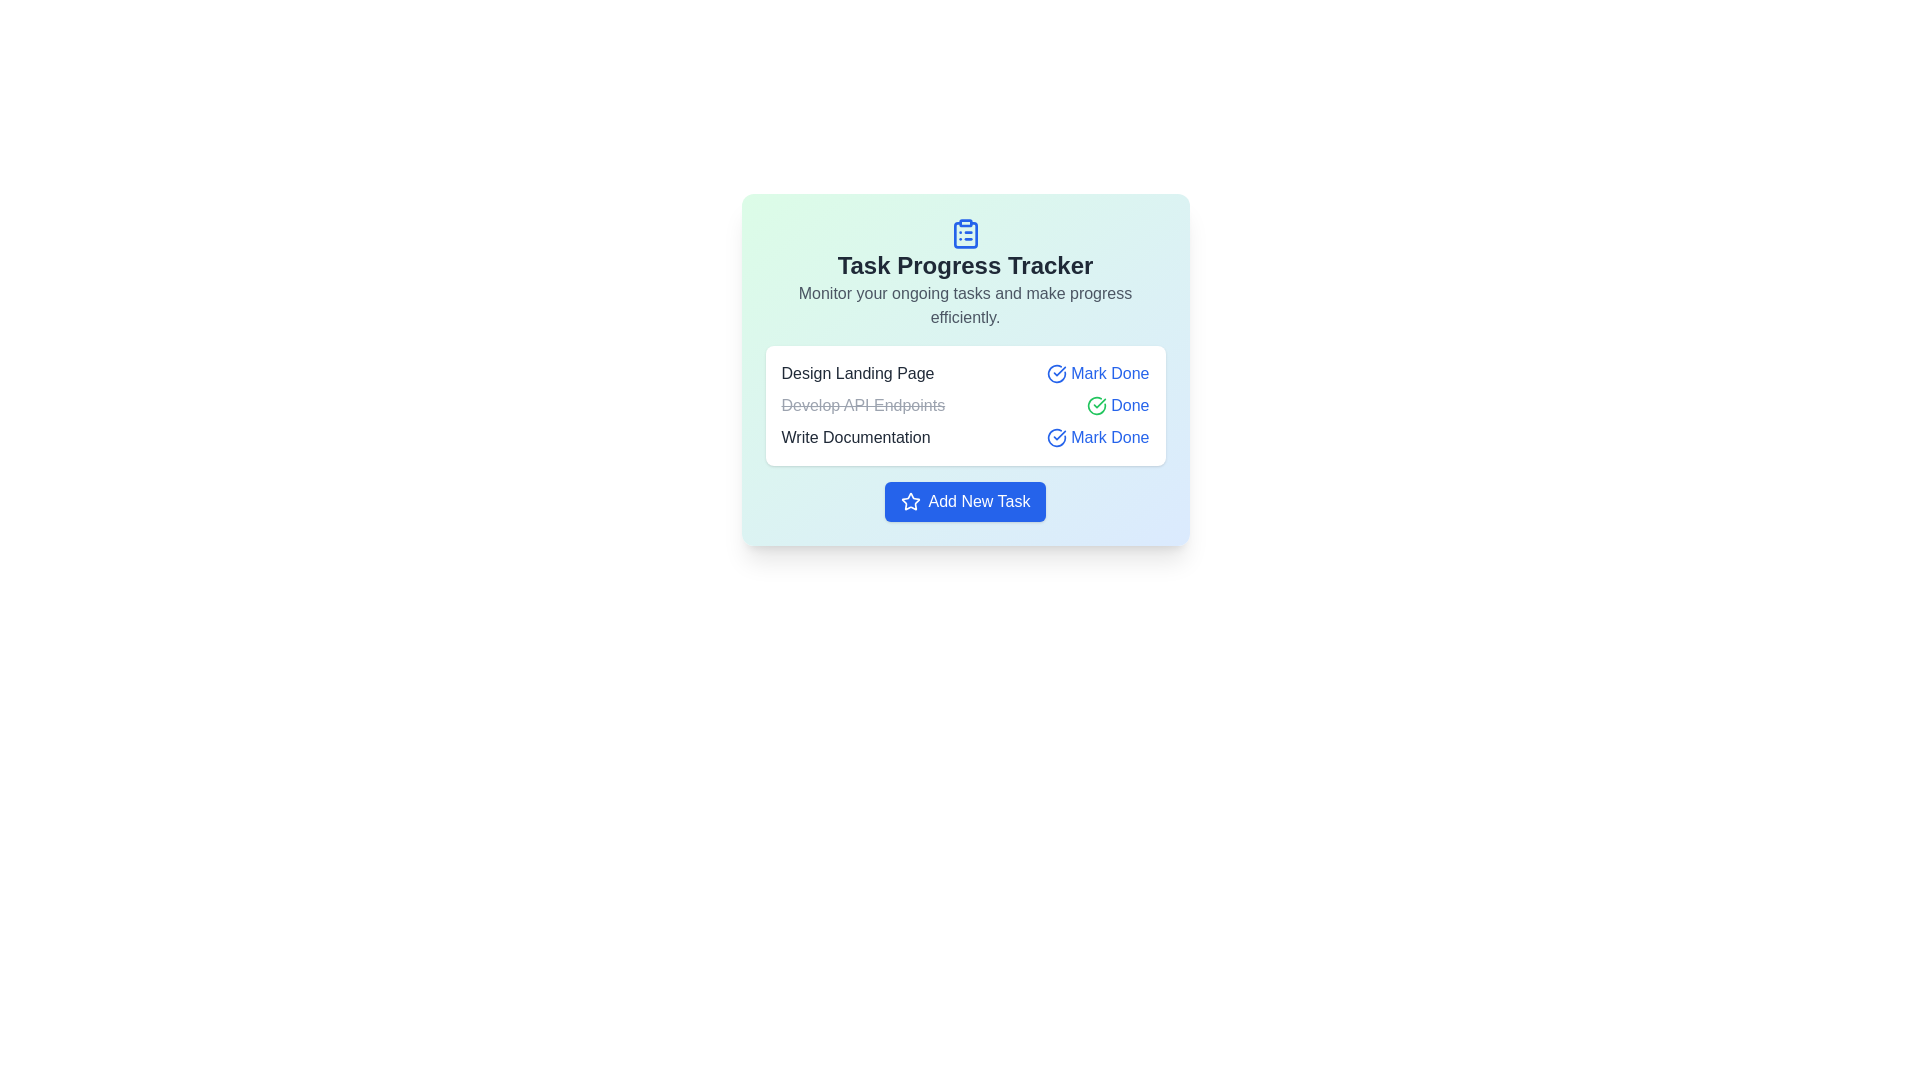  I want to click on the icon located to the left of the 'Add New Task' button, which visually enhances the button's appearance, so click(909, 500).